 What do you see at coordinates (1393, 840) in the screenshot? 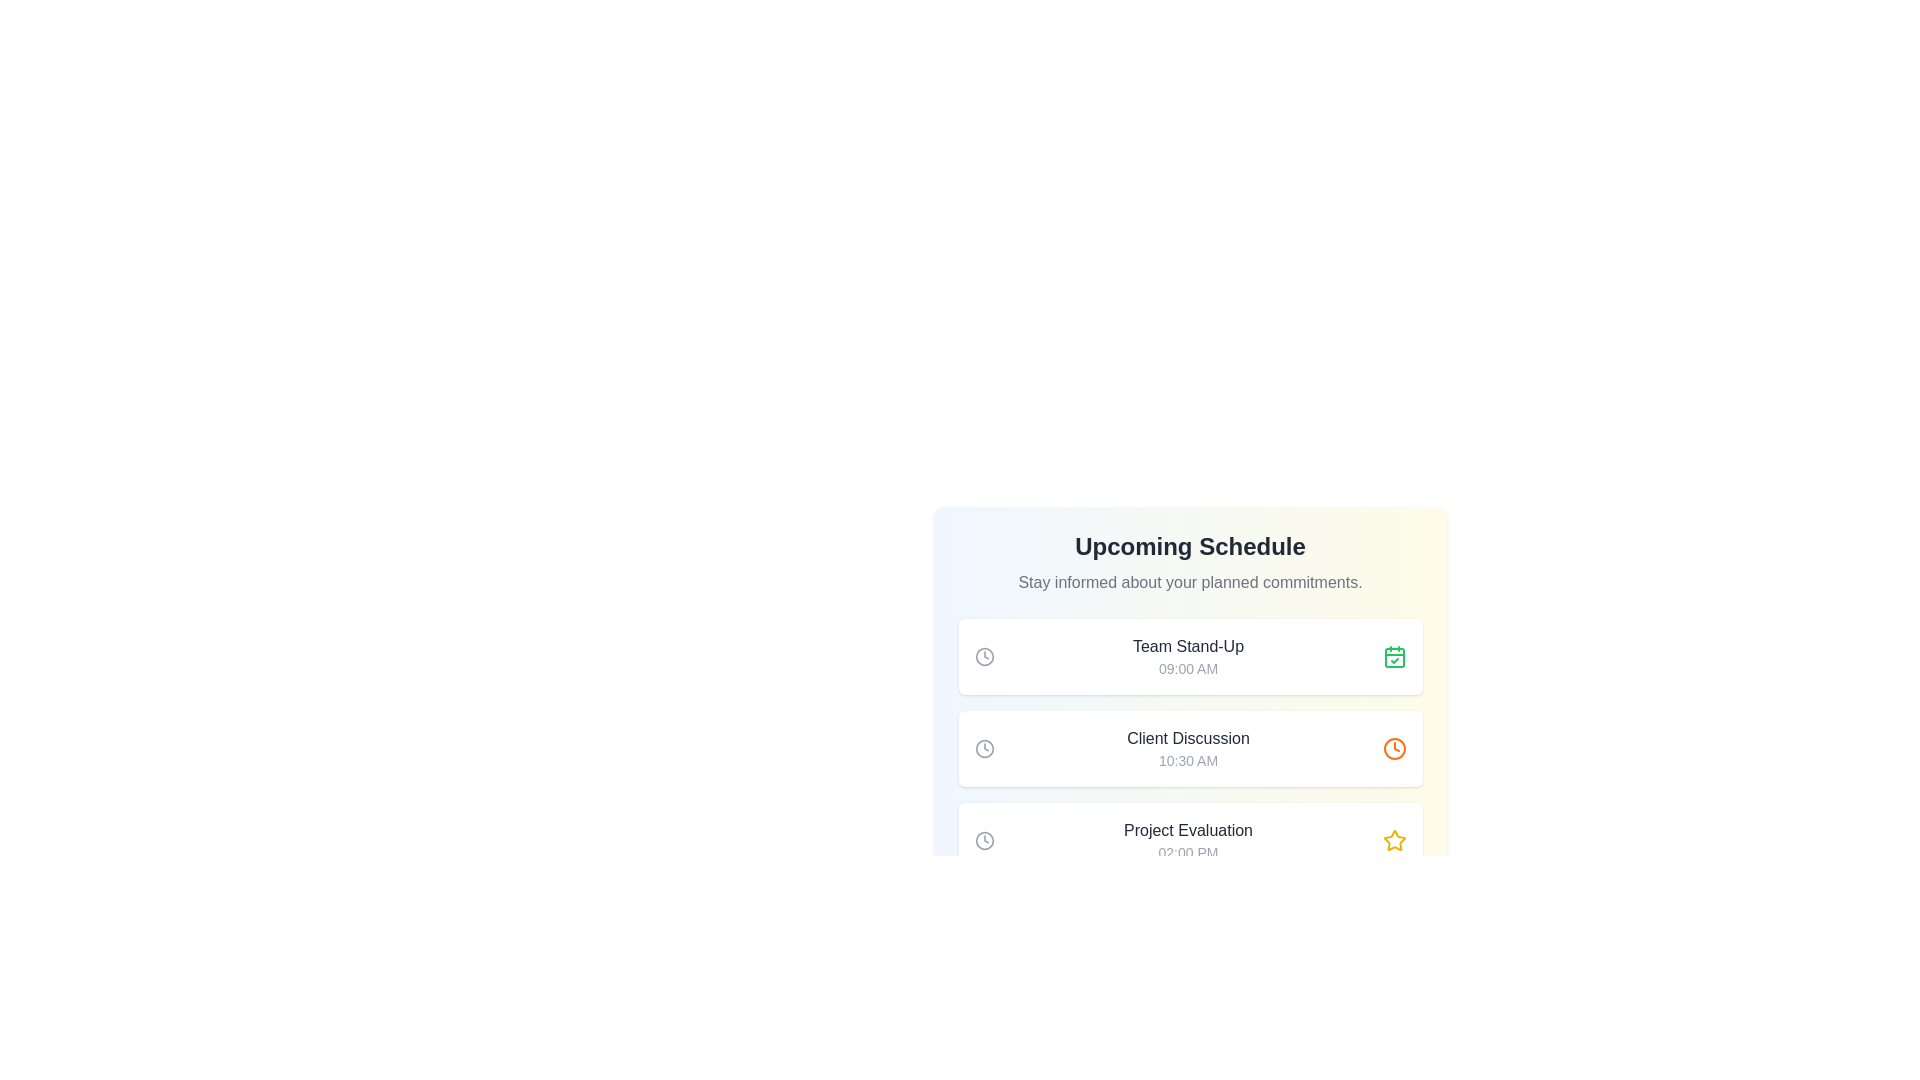
I see `the yellow star-shaped icon used for rating, located at the bottom section of a larger widget` at bounding box center [1393, 840].